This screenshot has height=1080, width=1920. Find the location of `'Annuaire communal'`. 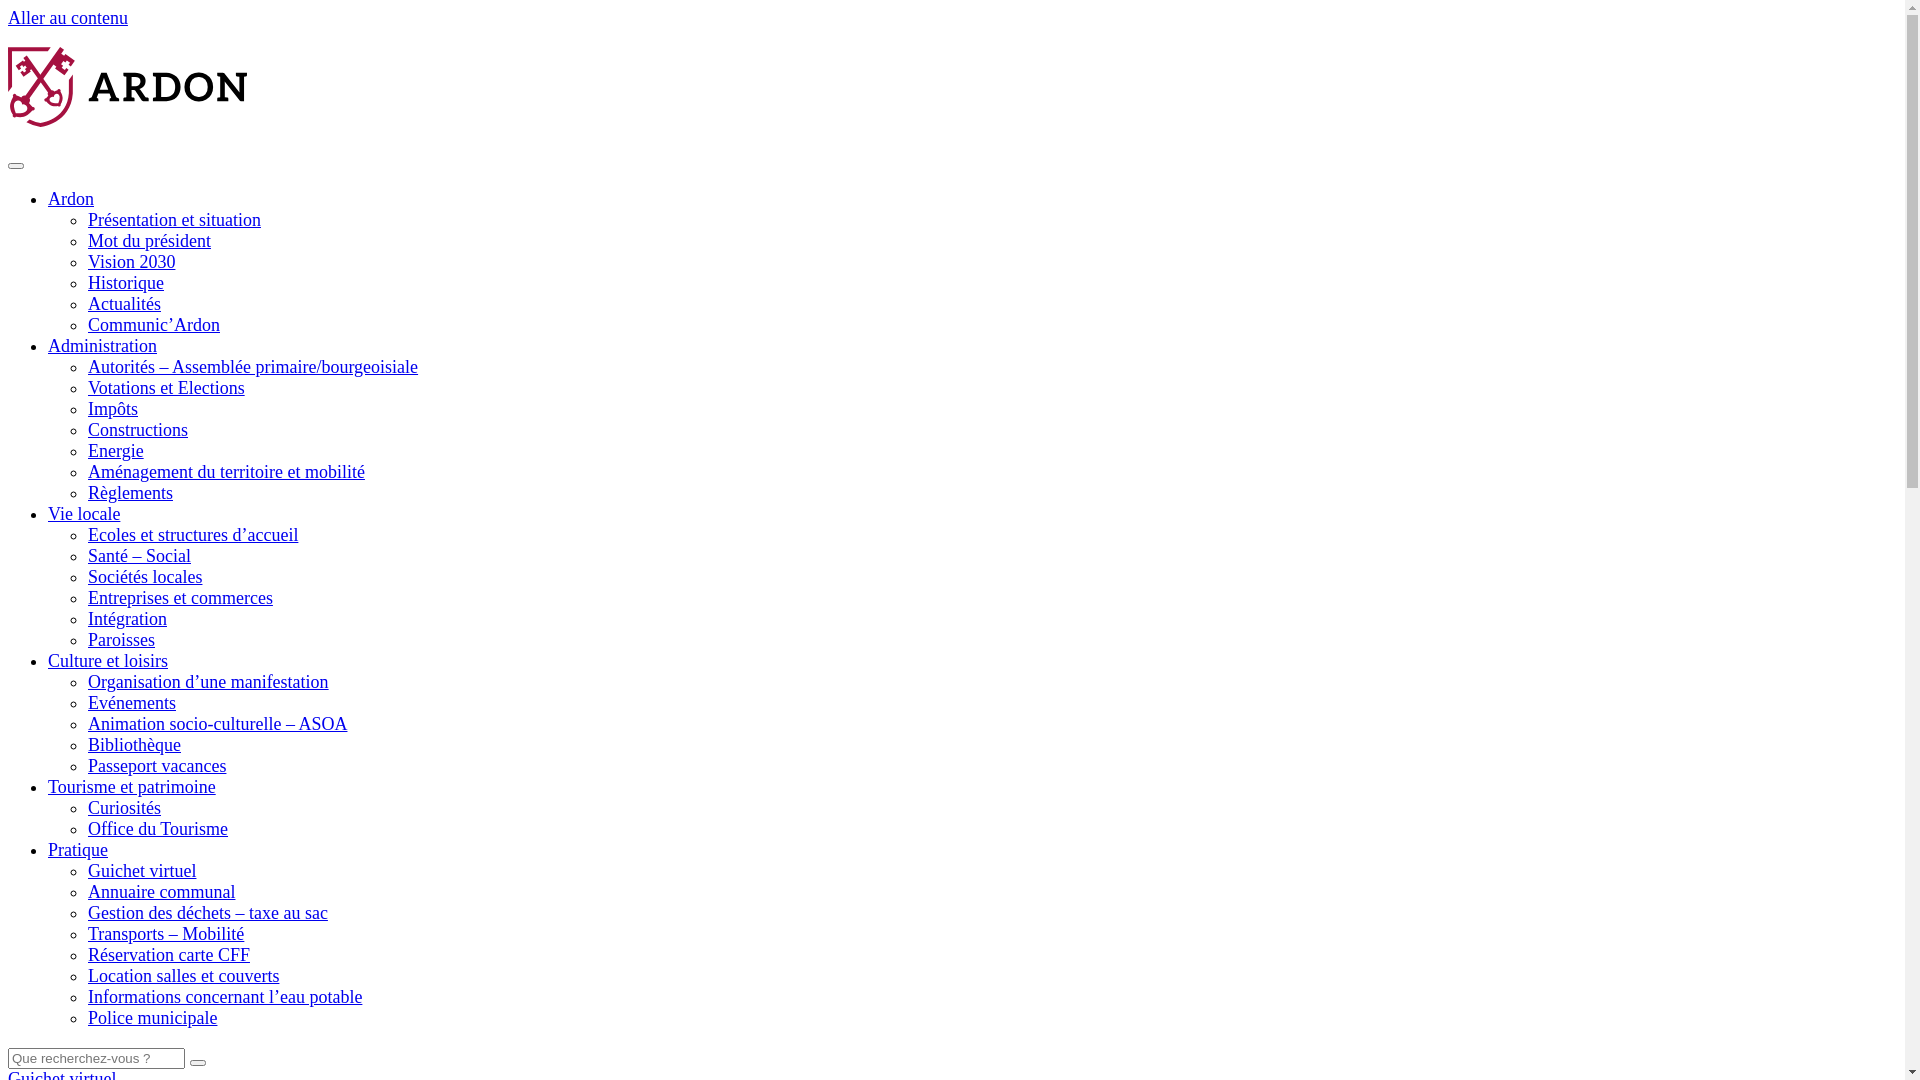

'Annuaire communal' is located at coordinates (86, 890).